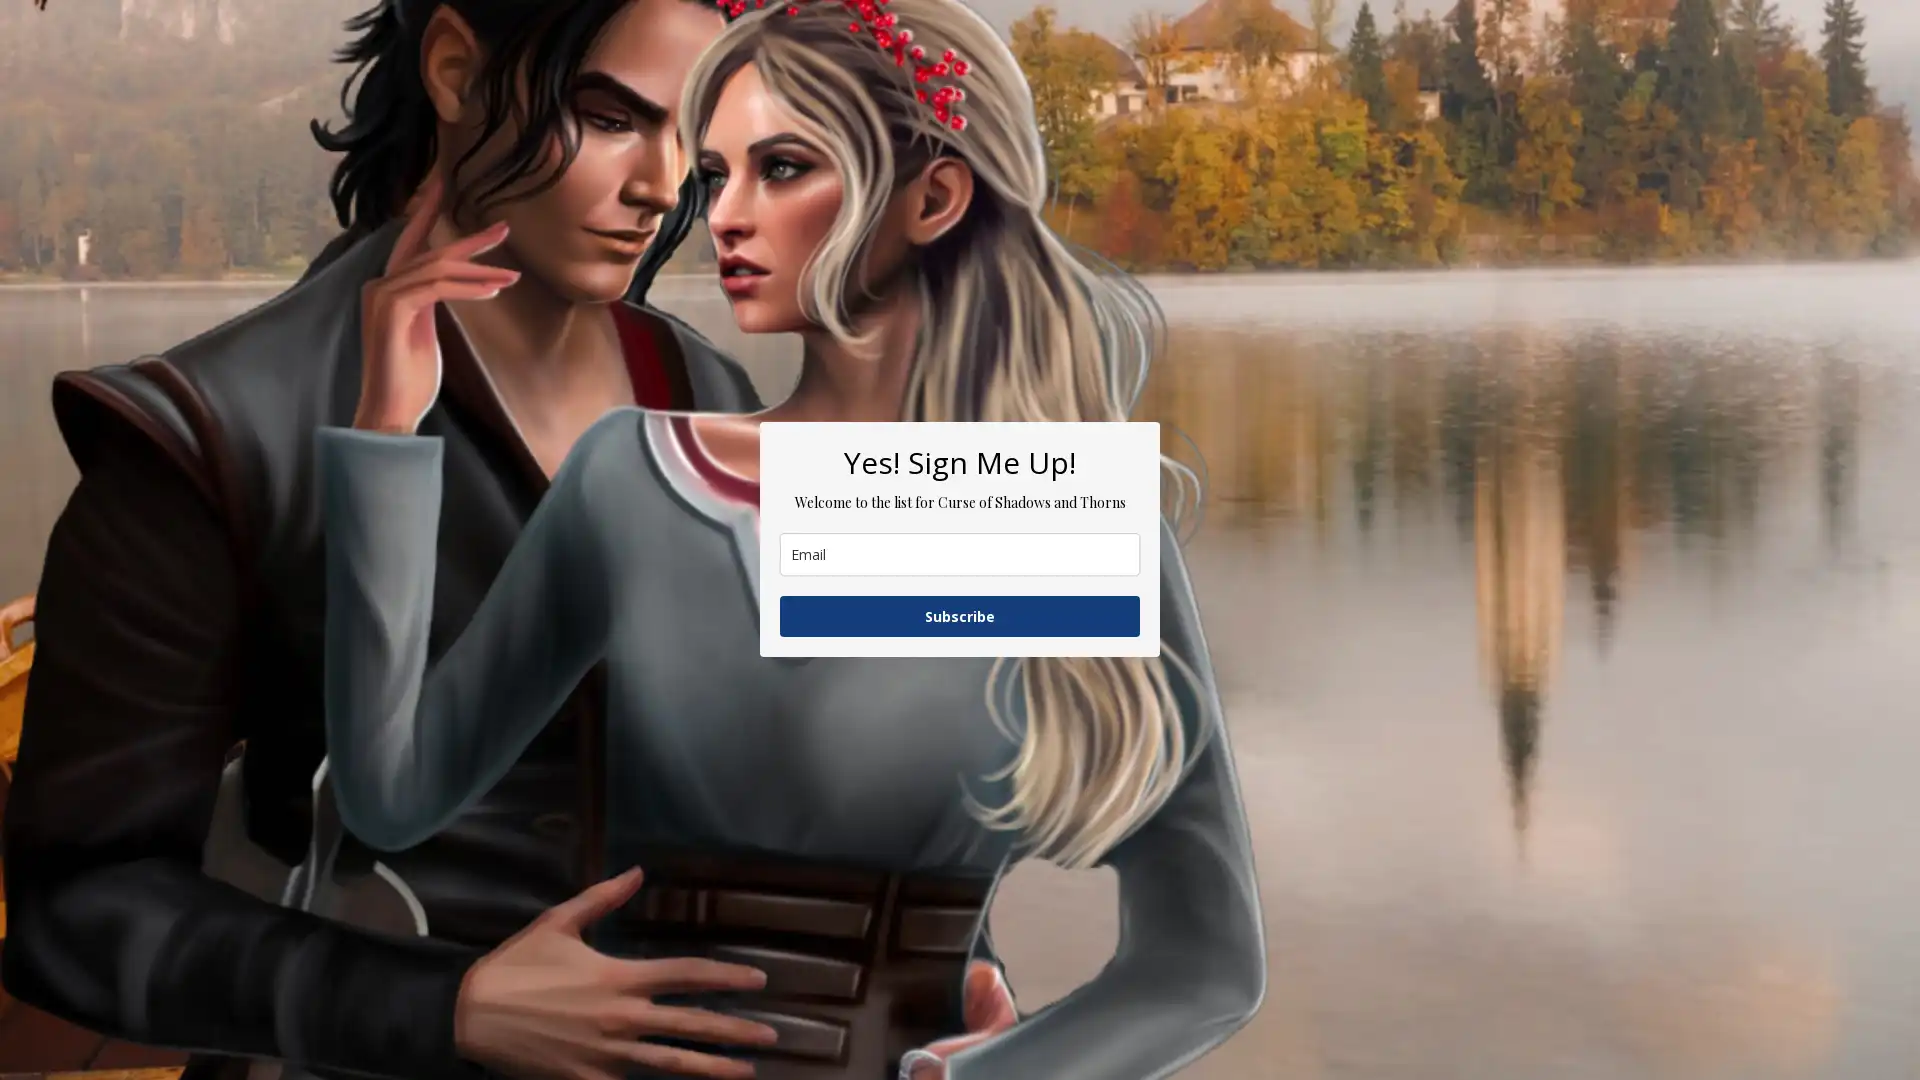 The height and width of the screenshot is (1080, 1920). What do you see at coordinates (960, 615) in the screenshot?
I see `Subscribe` at bounding box center [960, 615].